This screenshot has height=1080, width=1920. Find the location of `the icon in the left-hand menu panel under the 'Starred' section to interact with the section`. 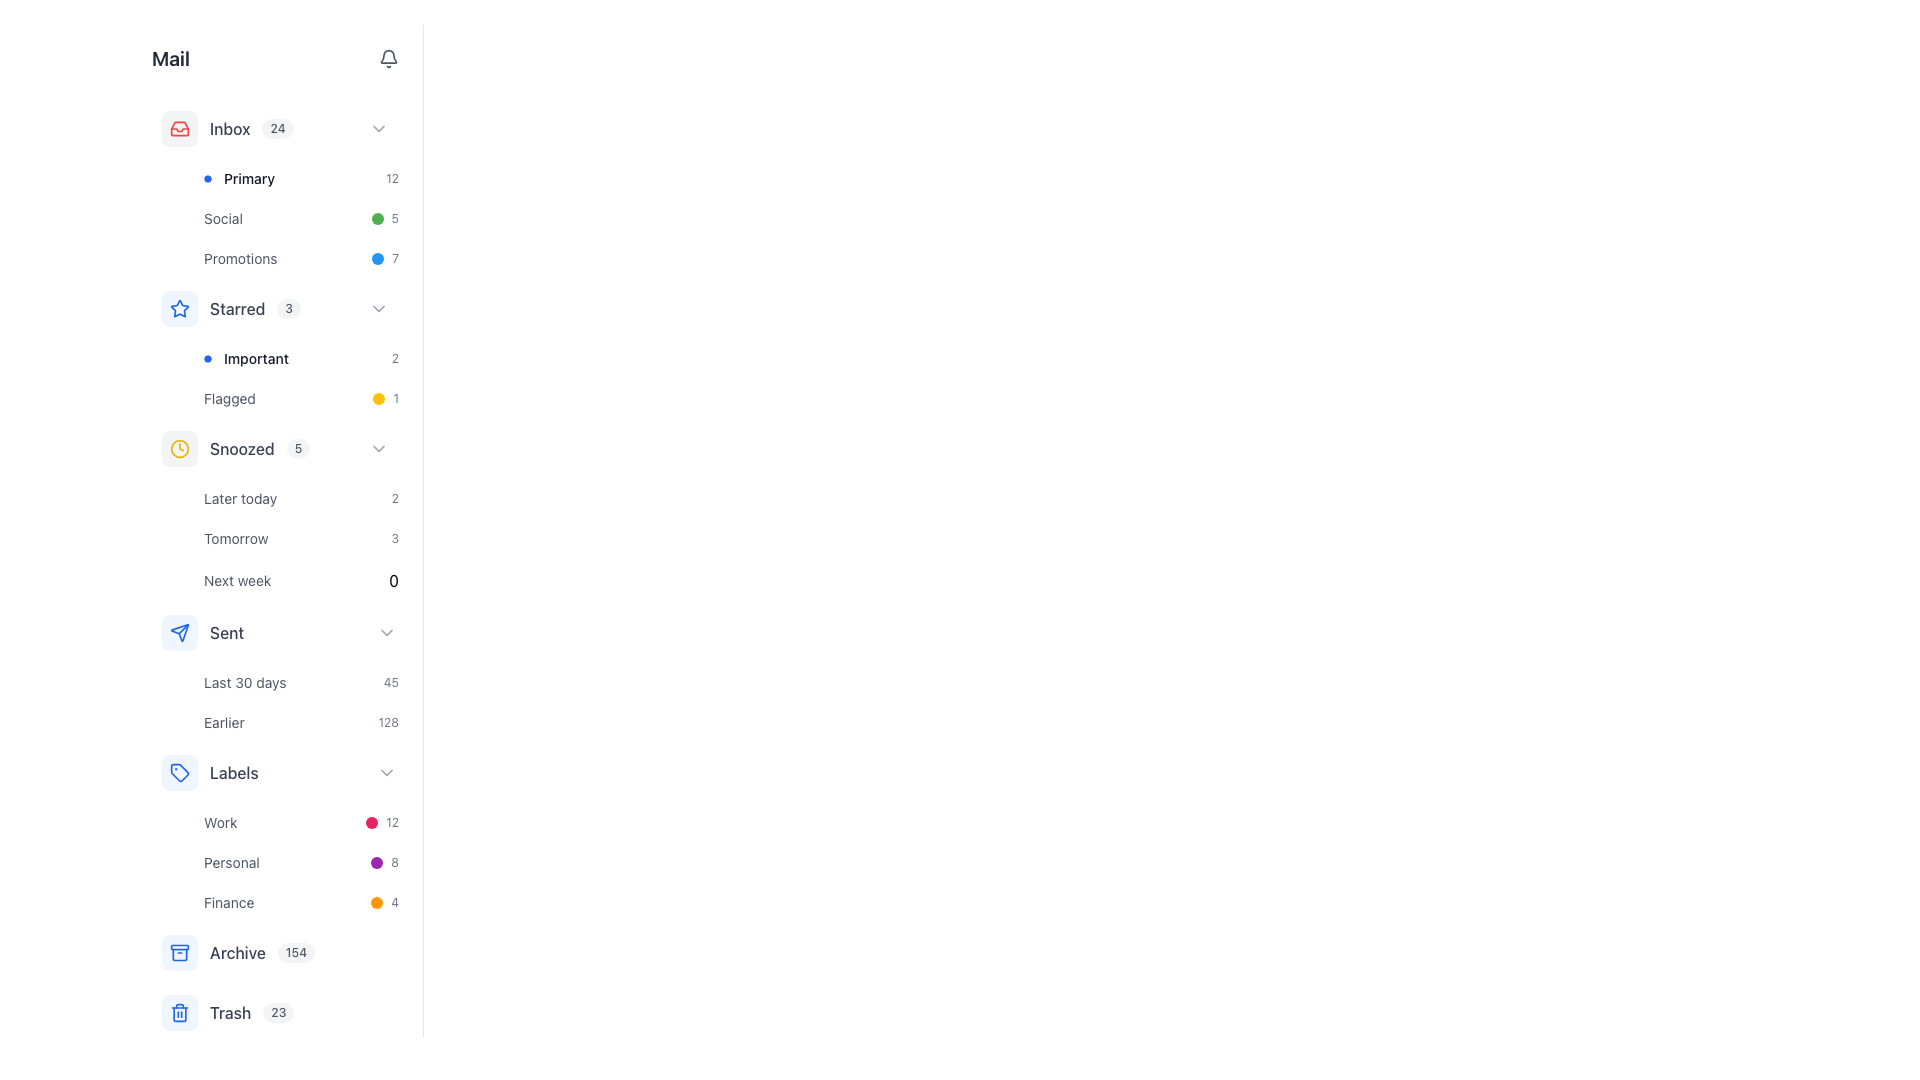

the icon in the left-hand menu panel under the 'Starred' section to interact with the section is located at coordinates (180, 308).